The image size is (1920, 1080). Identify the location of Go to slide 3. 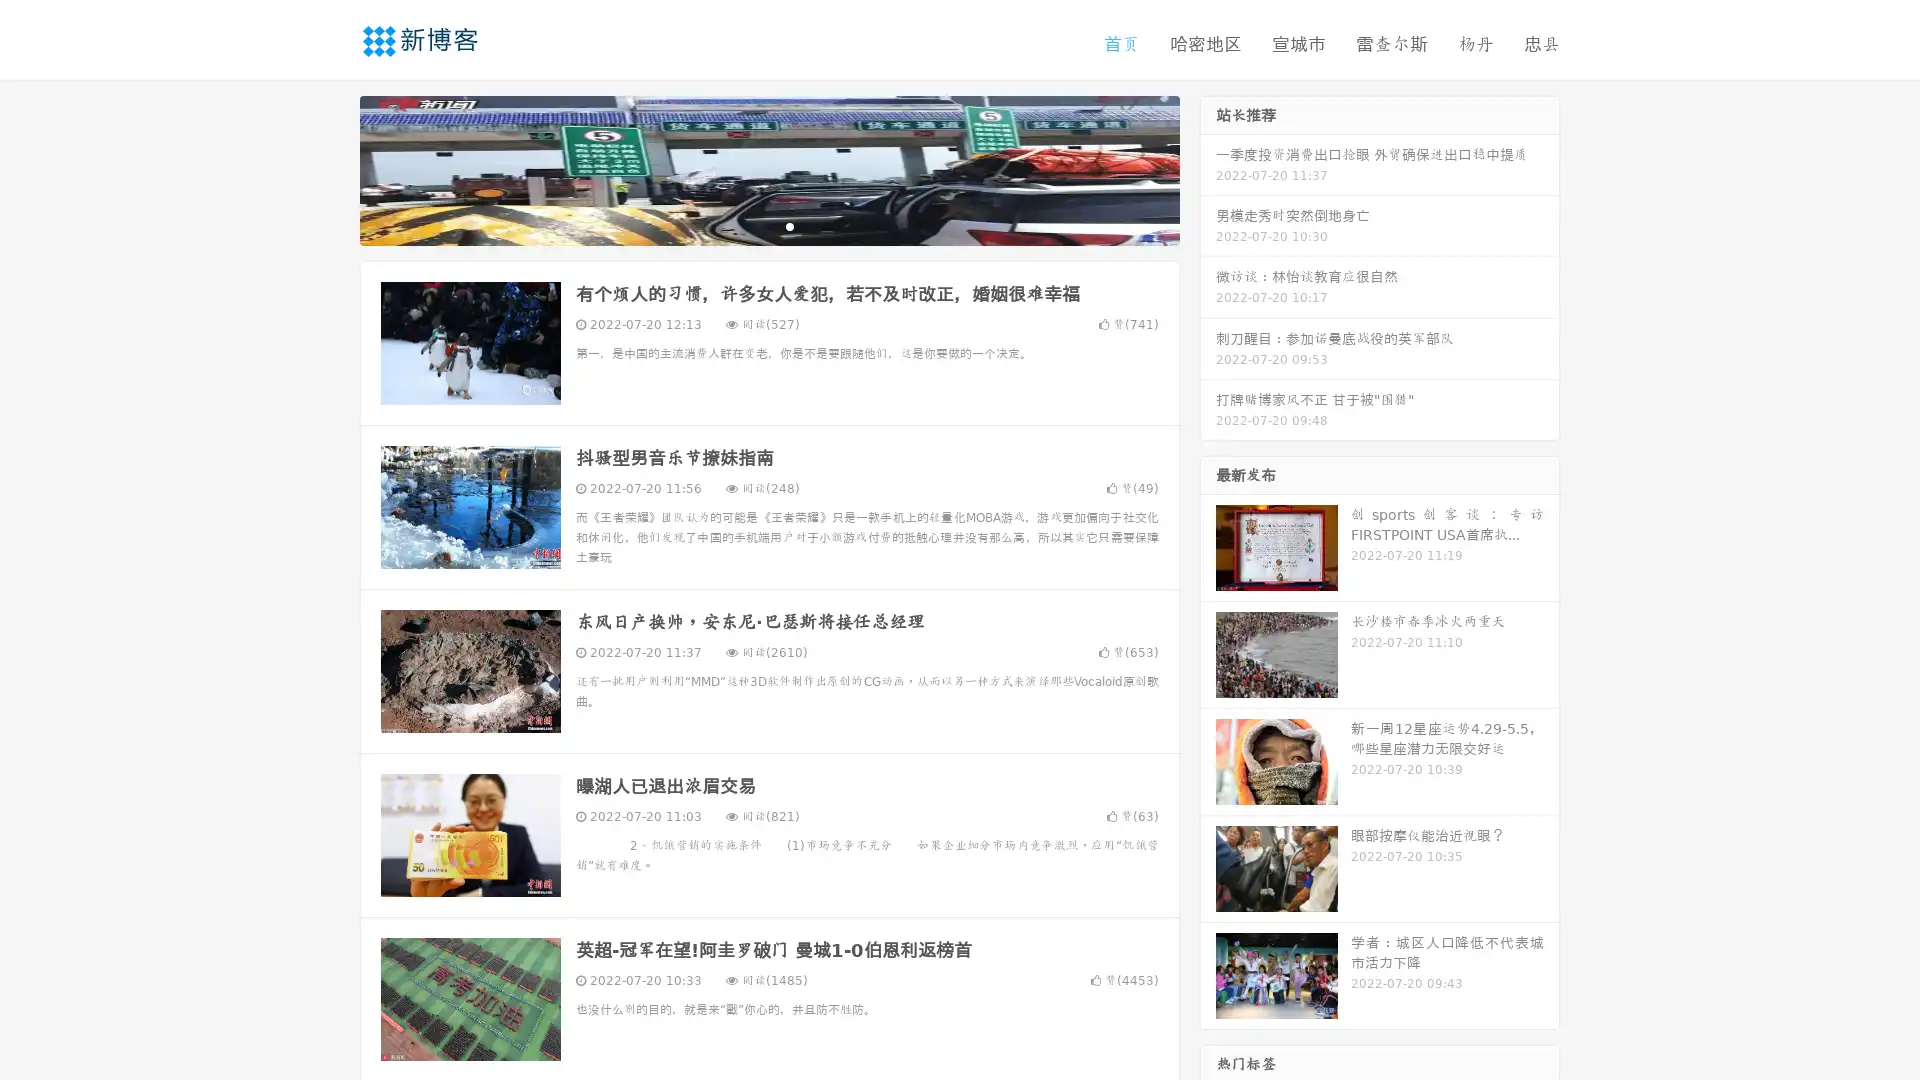
(789, 225).